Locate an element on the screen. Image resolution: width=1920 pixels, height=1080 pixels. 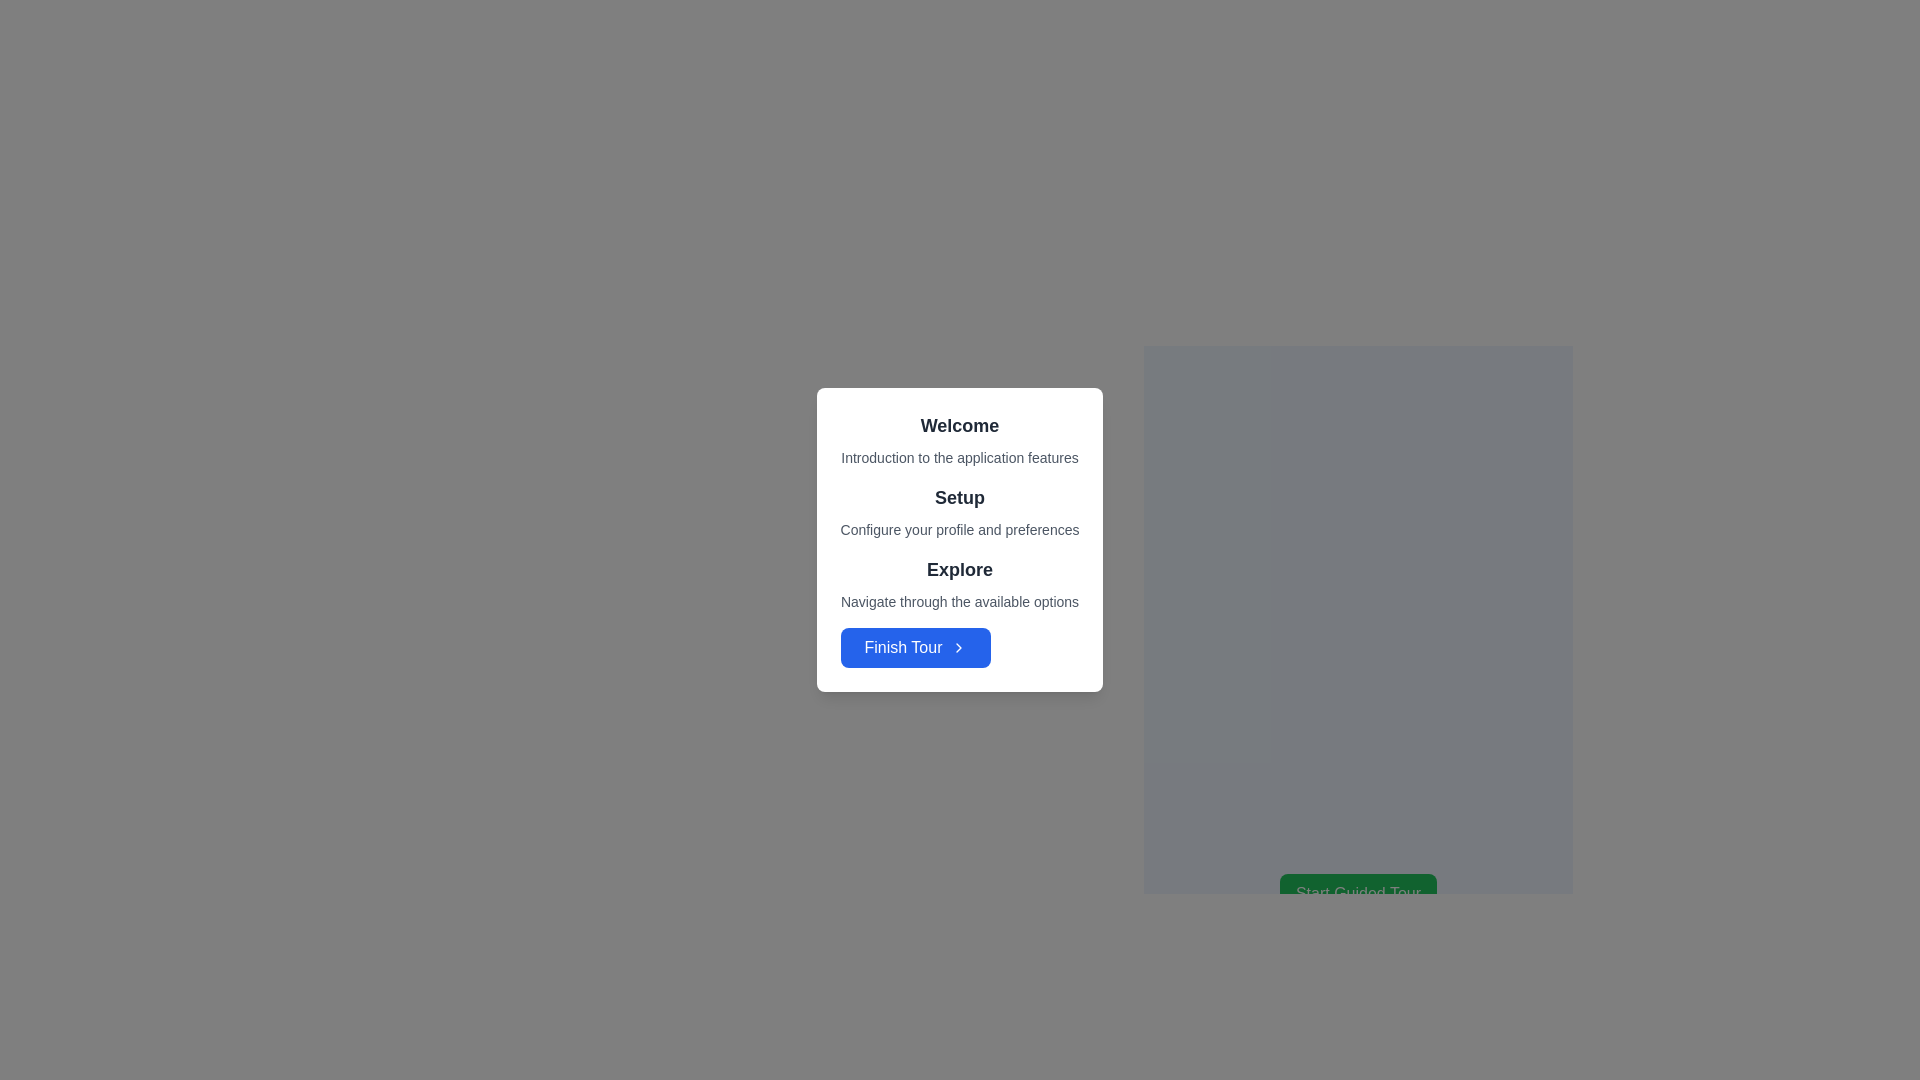
the descriptive text label that provides guidance about the 'Setup' section, located beneath the 'Setup' heading in a card-like interface is located at coordinates (960, 528).